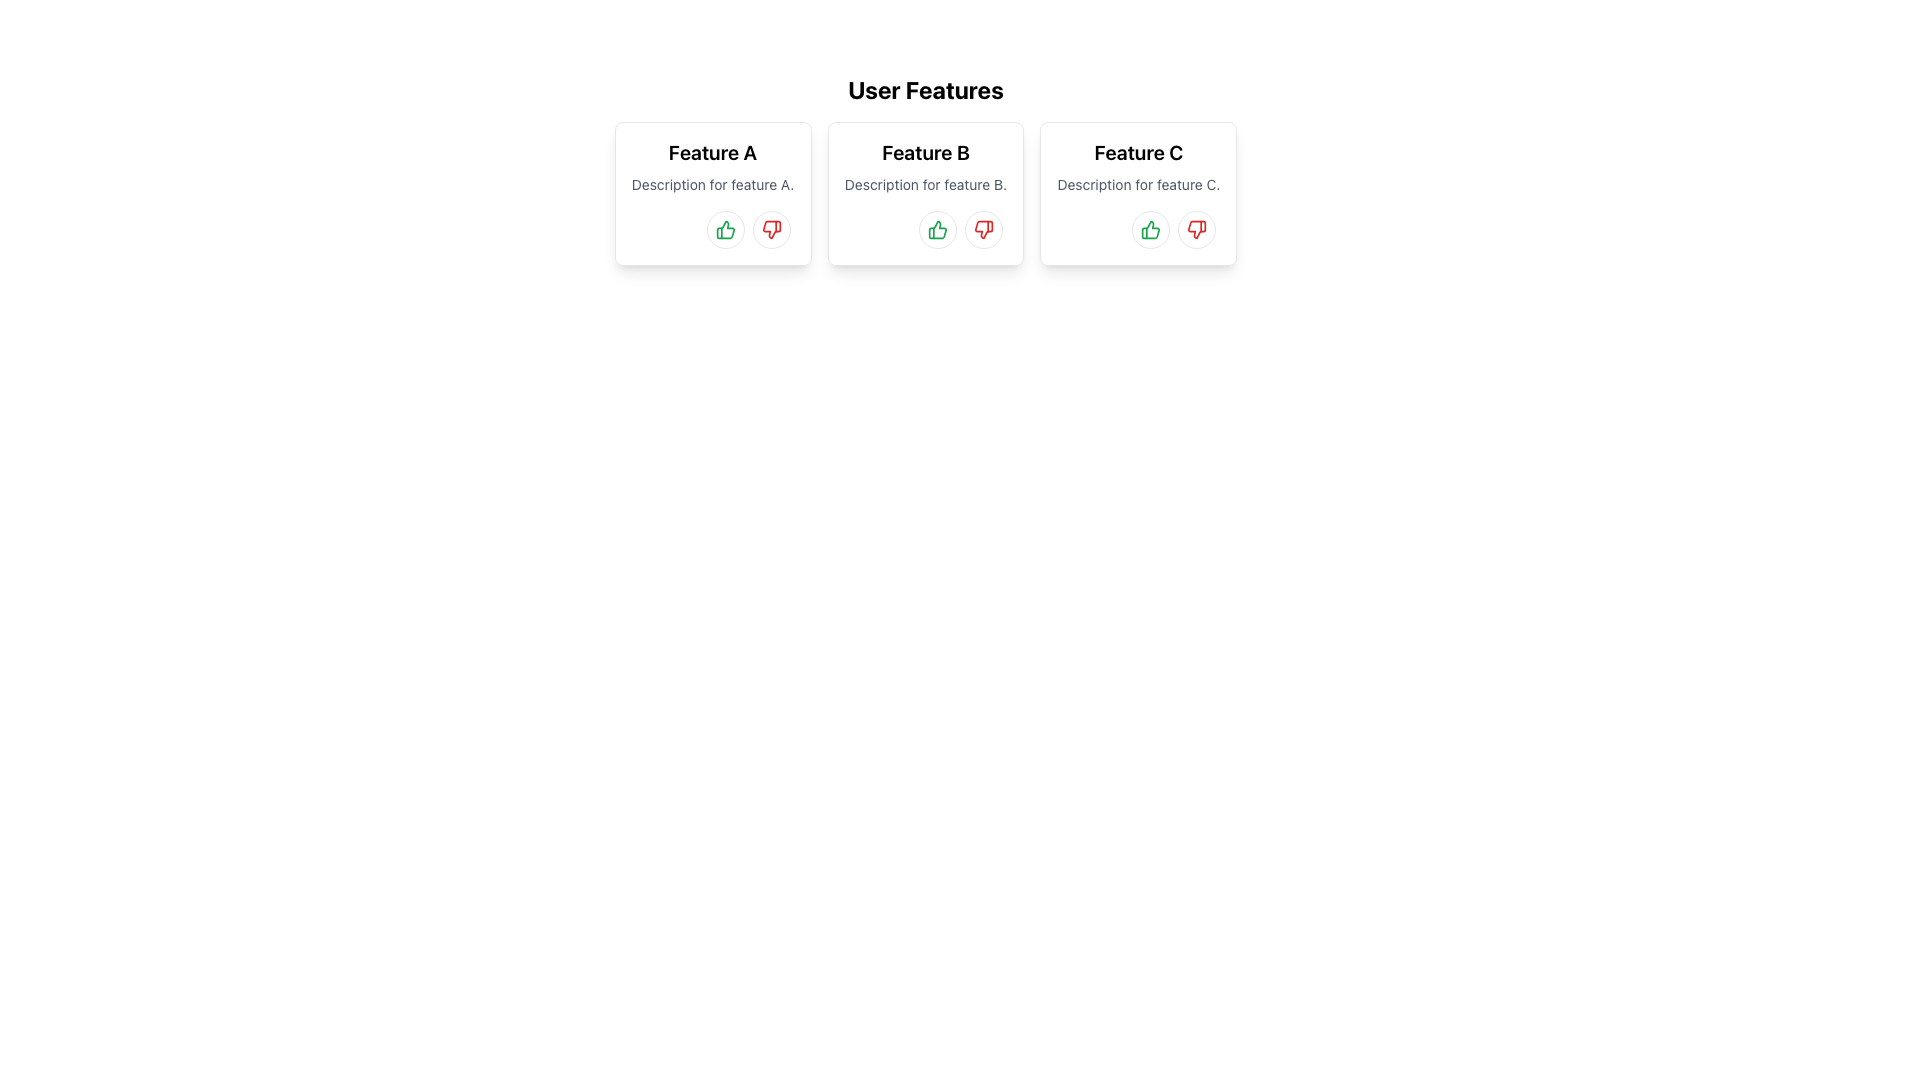 This screenshot has width=1920, height=1080. Describe the element at coordinates (770, 229) in the screenshot. I see `the thumbs-down button located in the action panel at the bottom of the card for 'Feature A'` at that location.